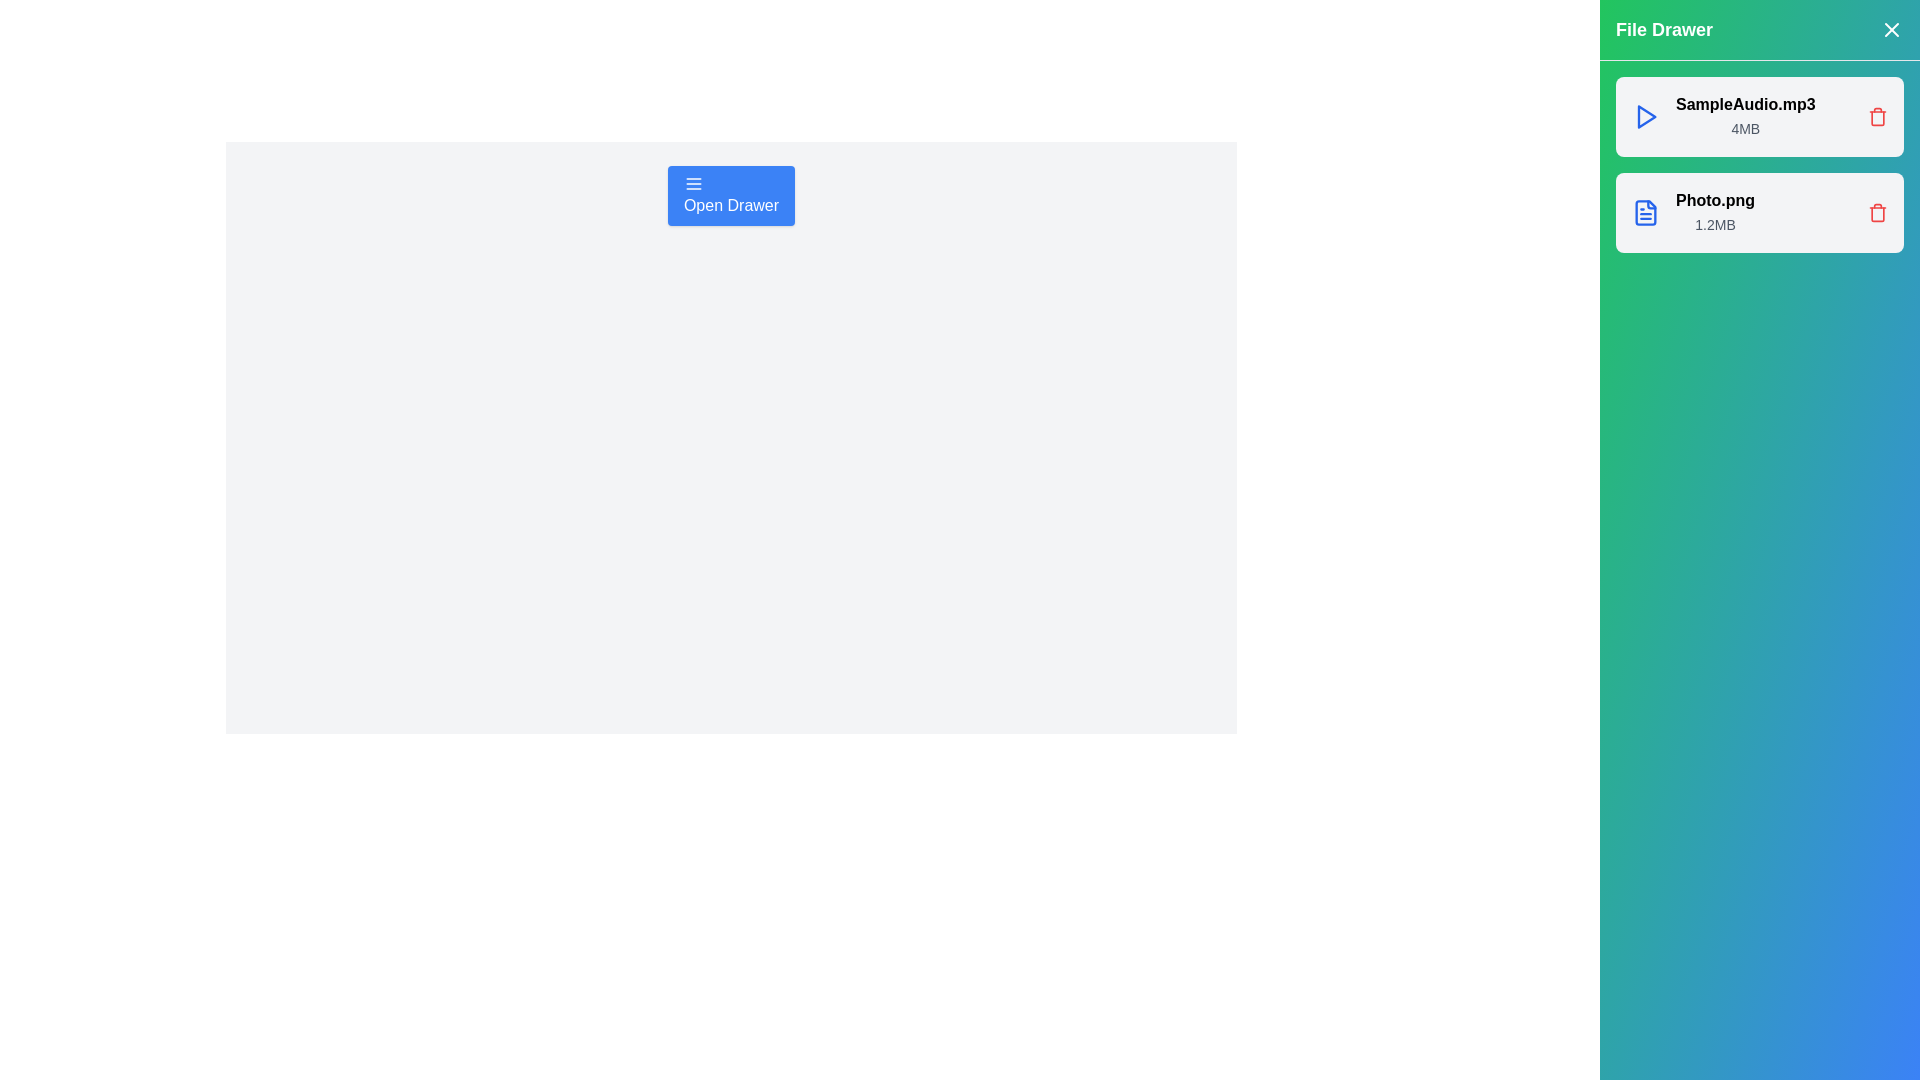 The height and width of the screenshot is (1080, 1920). I want to click on the file entry for Photo.png to view its details, so click(1760, 212).